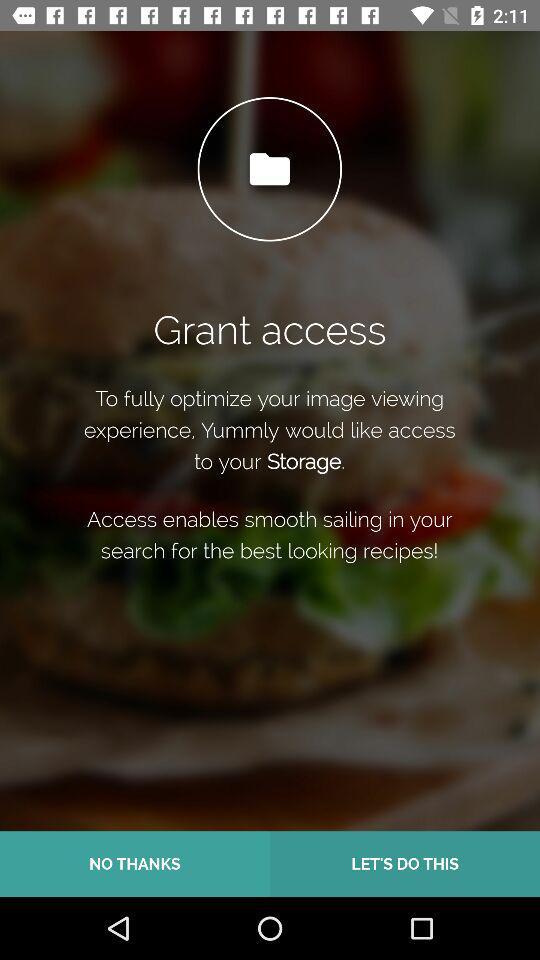 This screenshot has height=960, width=540. Describe the element at coordinates (405, 863) in the screenshot. I see `the let s do icon` at that location.